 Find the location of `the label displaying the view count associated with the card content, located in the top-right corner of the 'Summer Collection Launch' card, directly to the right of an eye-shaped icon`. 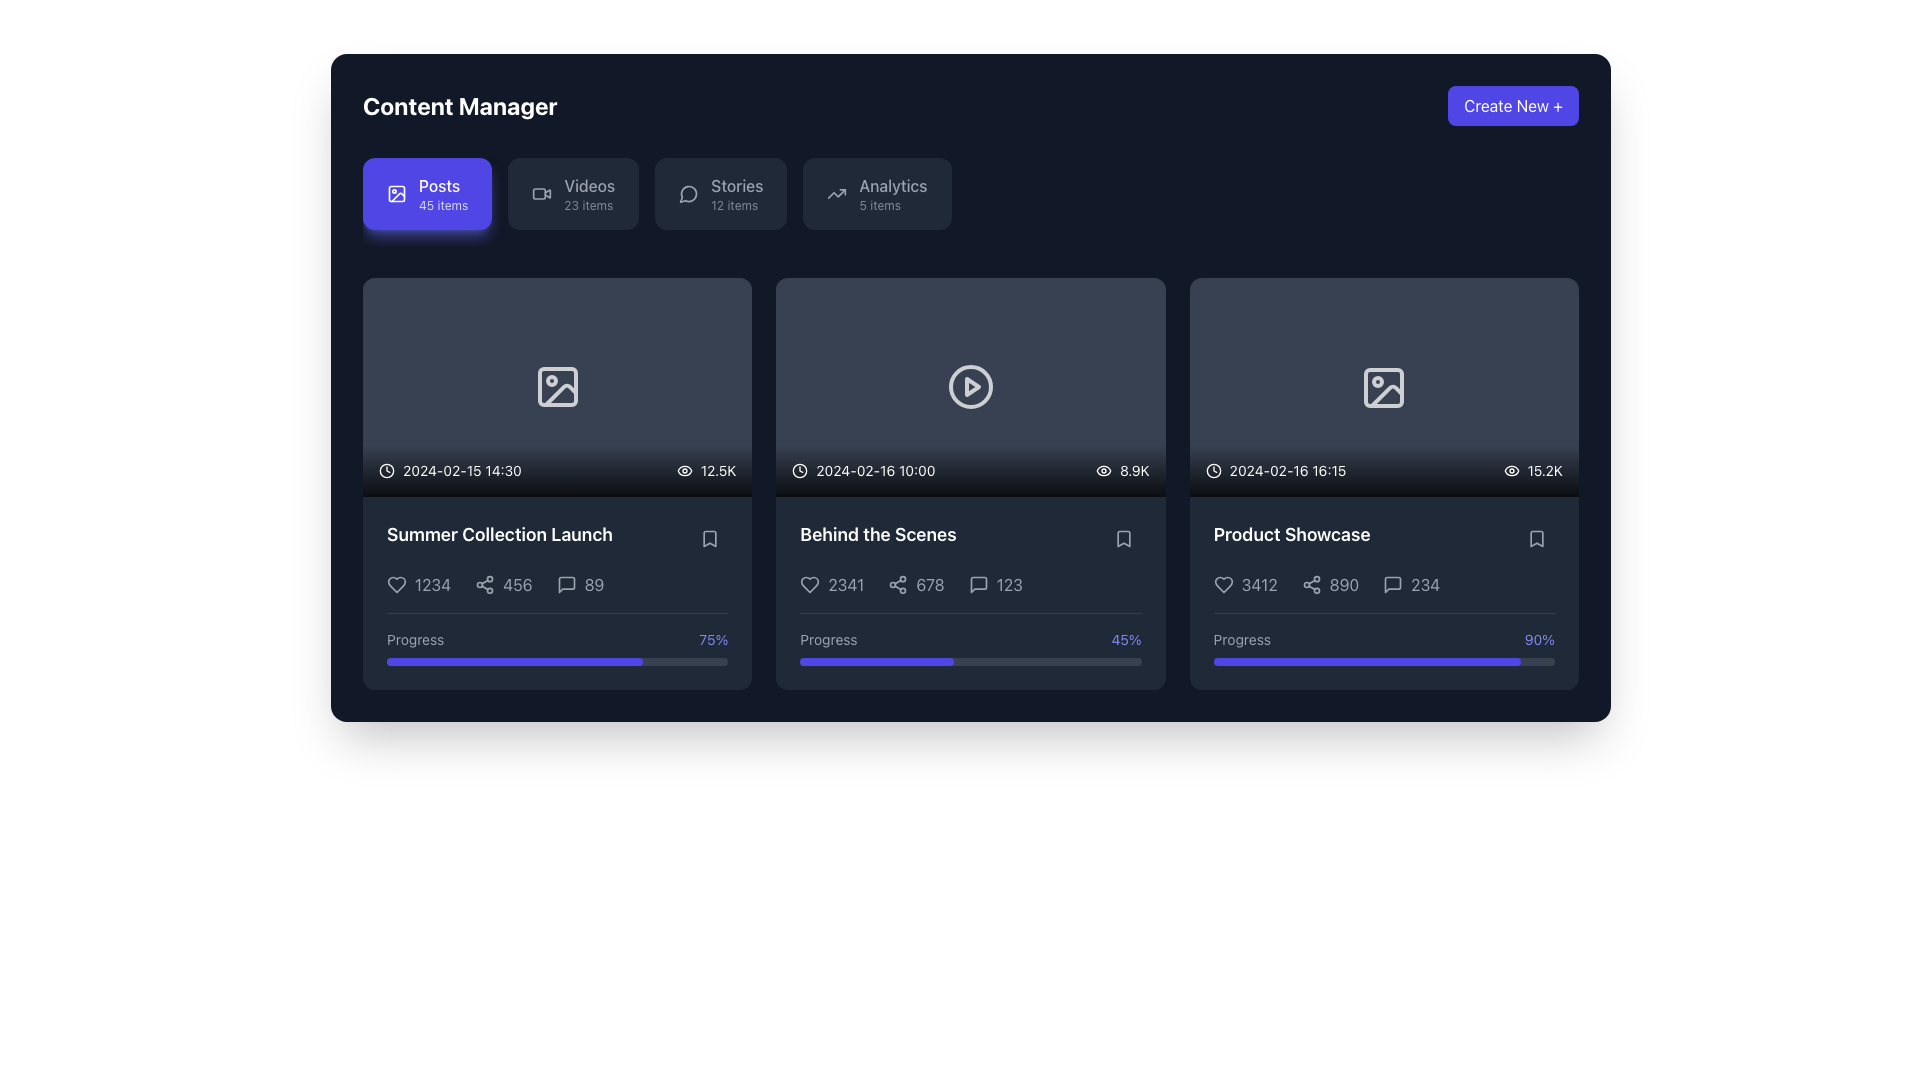

the label displaying the view count associated with the card content, located in the top-right corner of the 'Summer Collection Launch' card, directly to the right of an eye-shaped icon is located at coordinates (718, 470).